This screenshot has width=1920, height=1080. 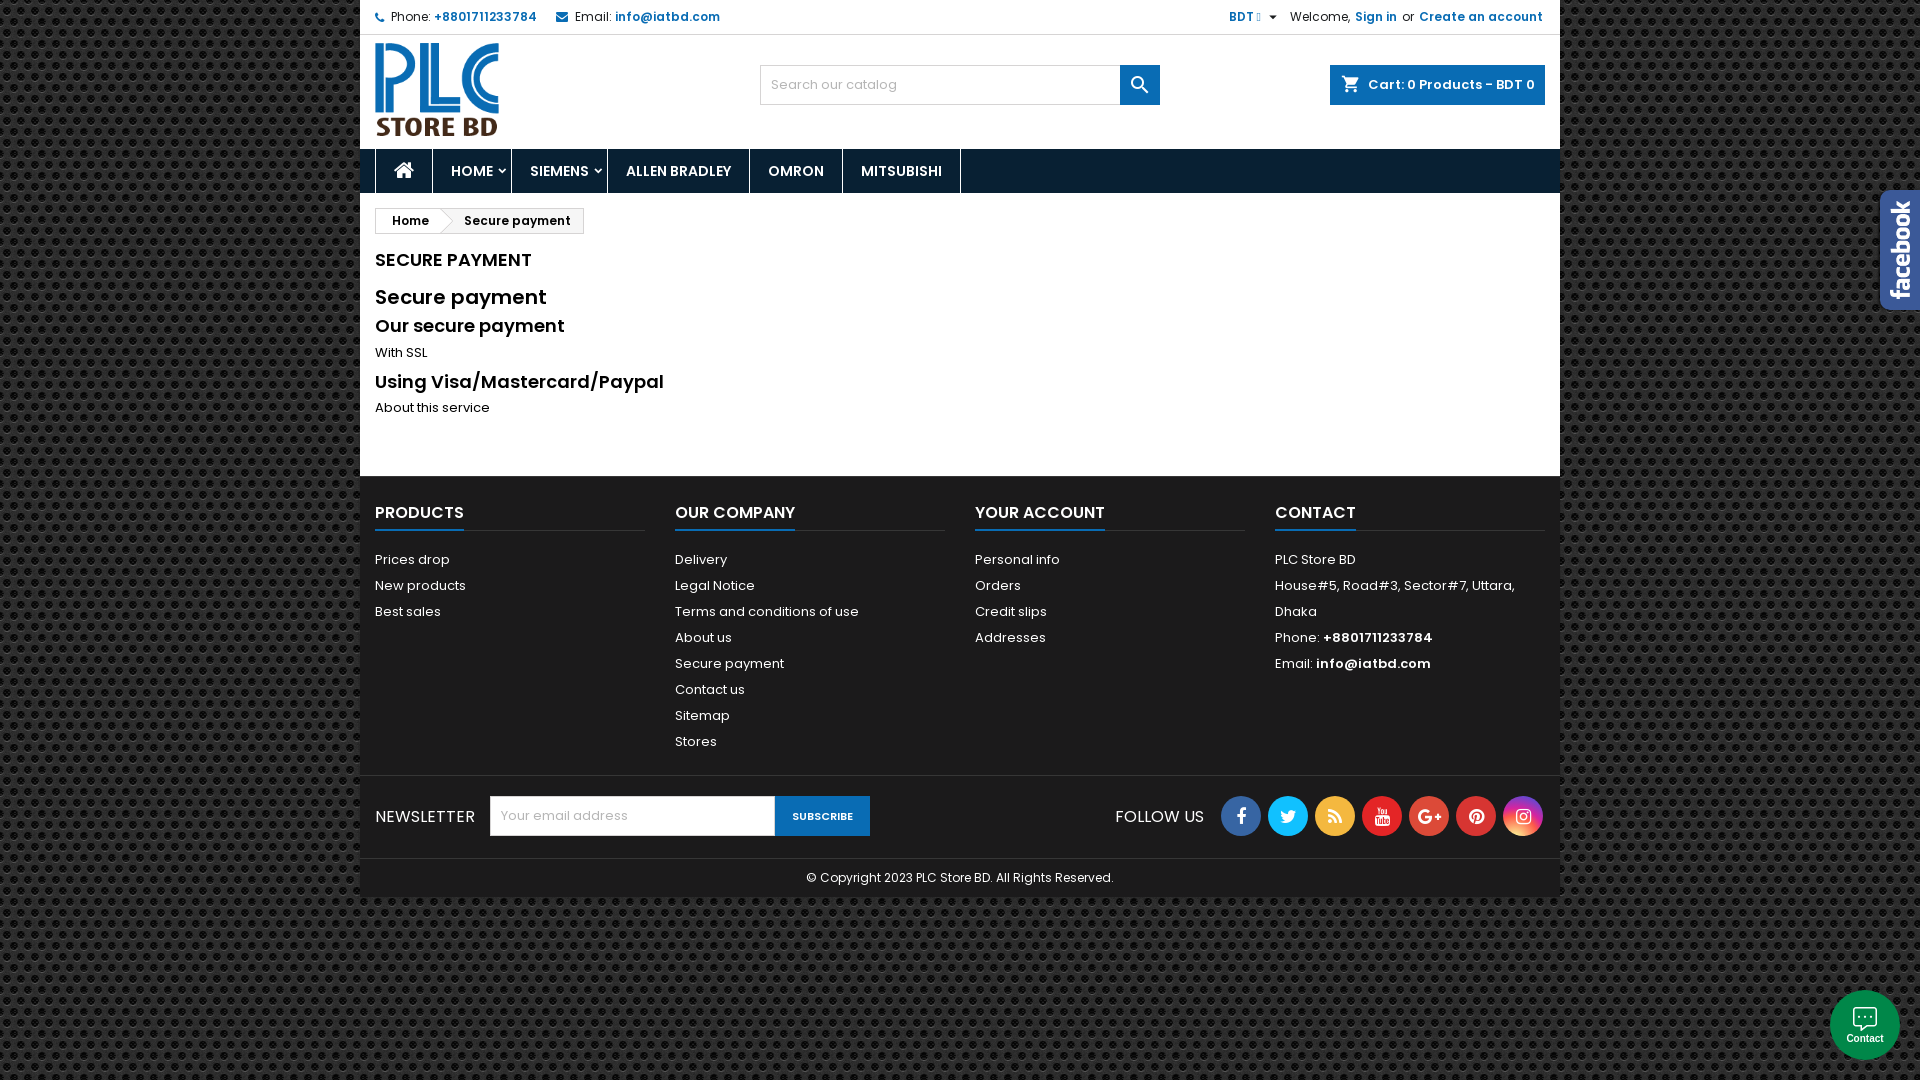 What do you see at coordinates (470, 169) in the screenshot?
I see `'HOME'` at bounding box center [470, 169].